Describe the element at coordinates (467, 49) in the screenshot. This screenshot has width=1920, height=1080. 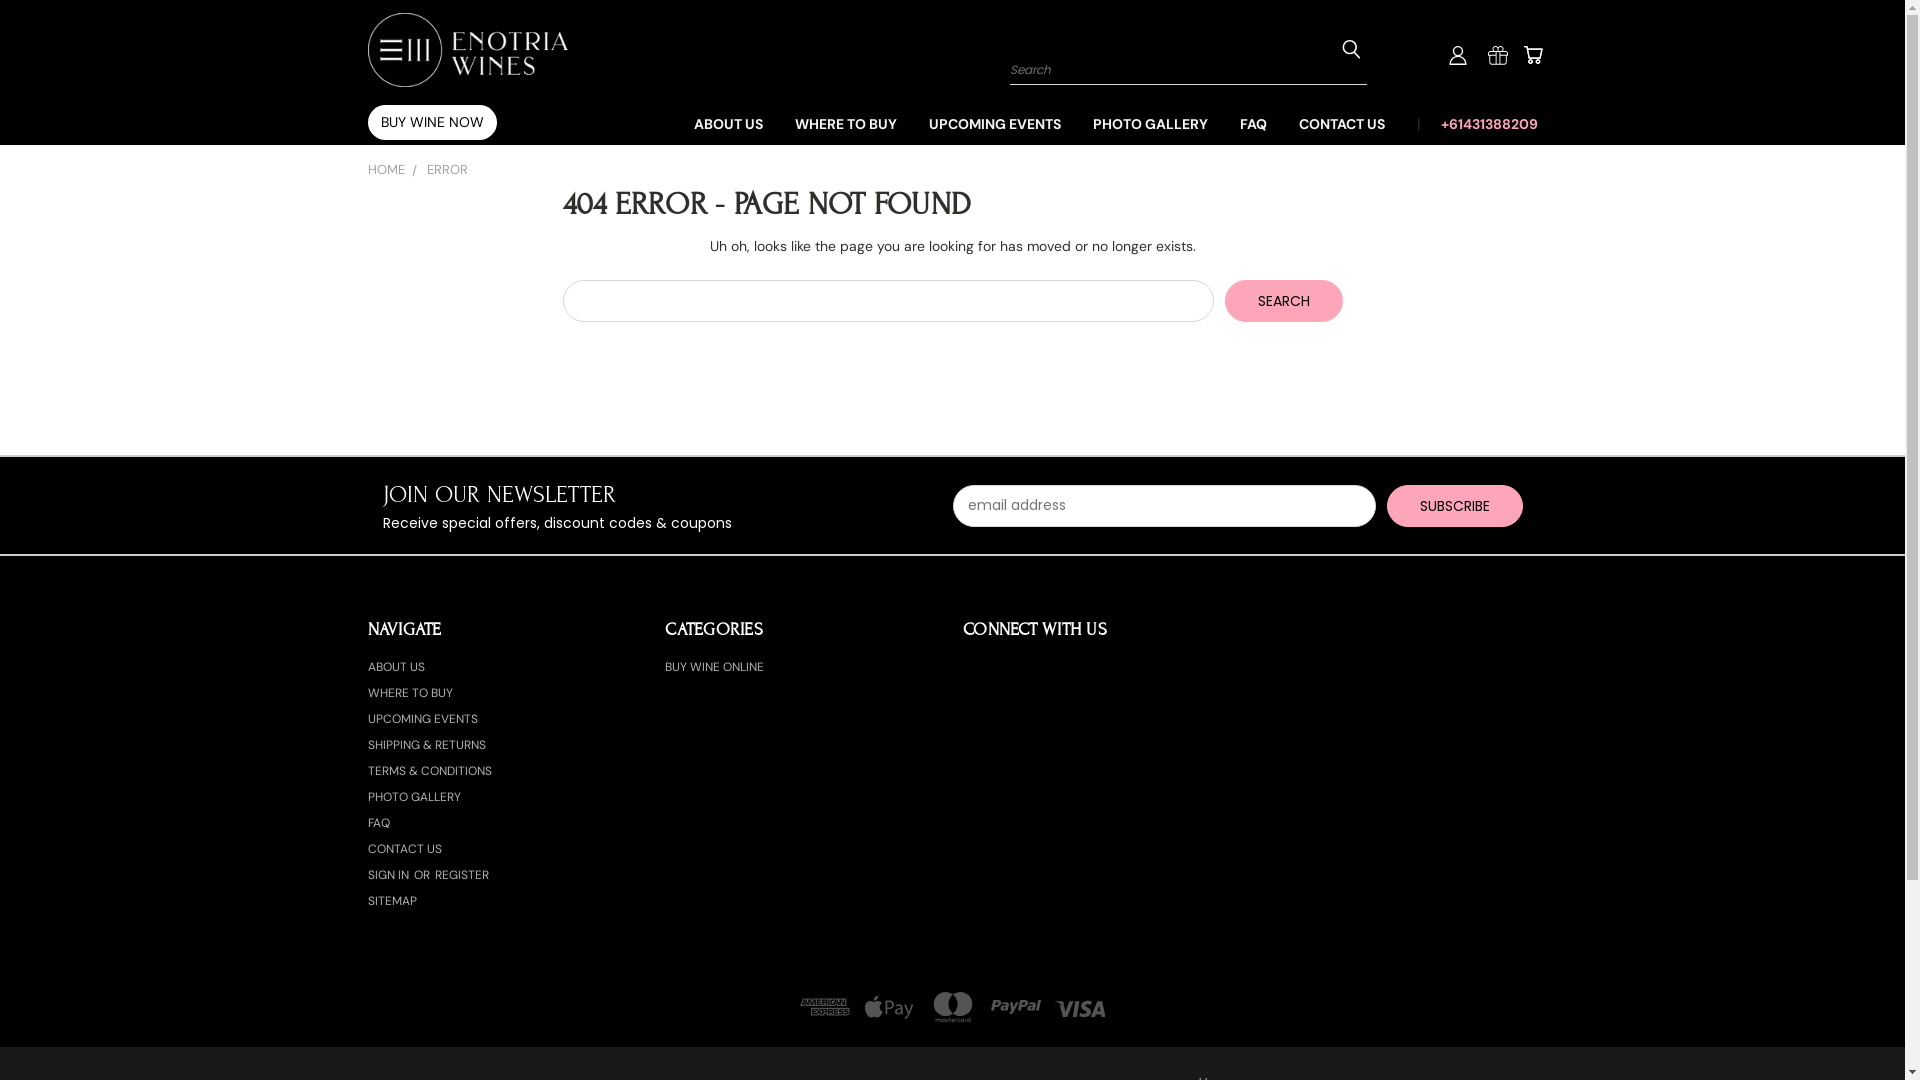
I see `'Enotria Wines'` at that location.